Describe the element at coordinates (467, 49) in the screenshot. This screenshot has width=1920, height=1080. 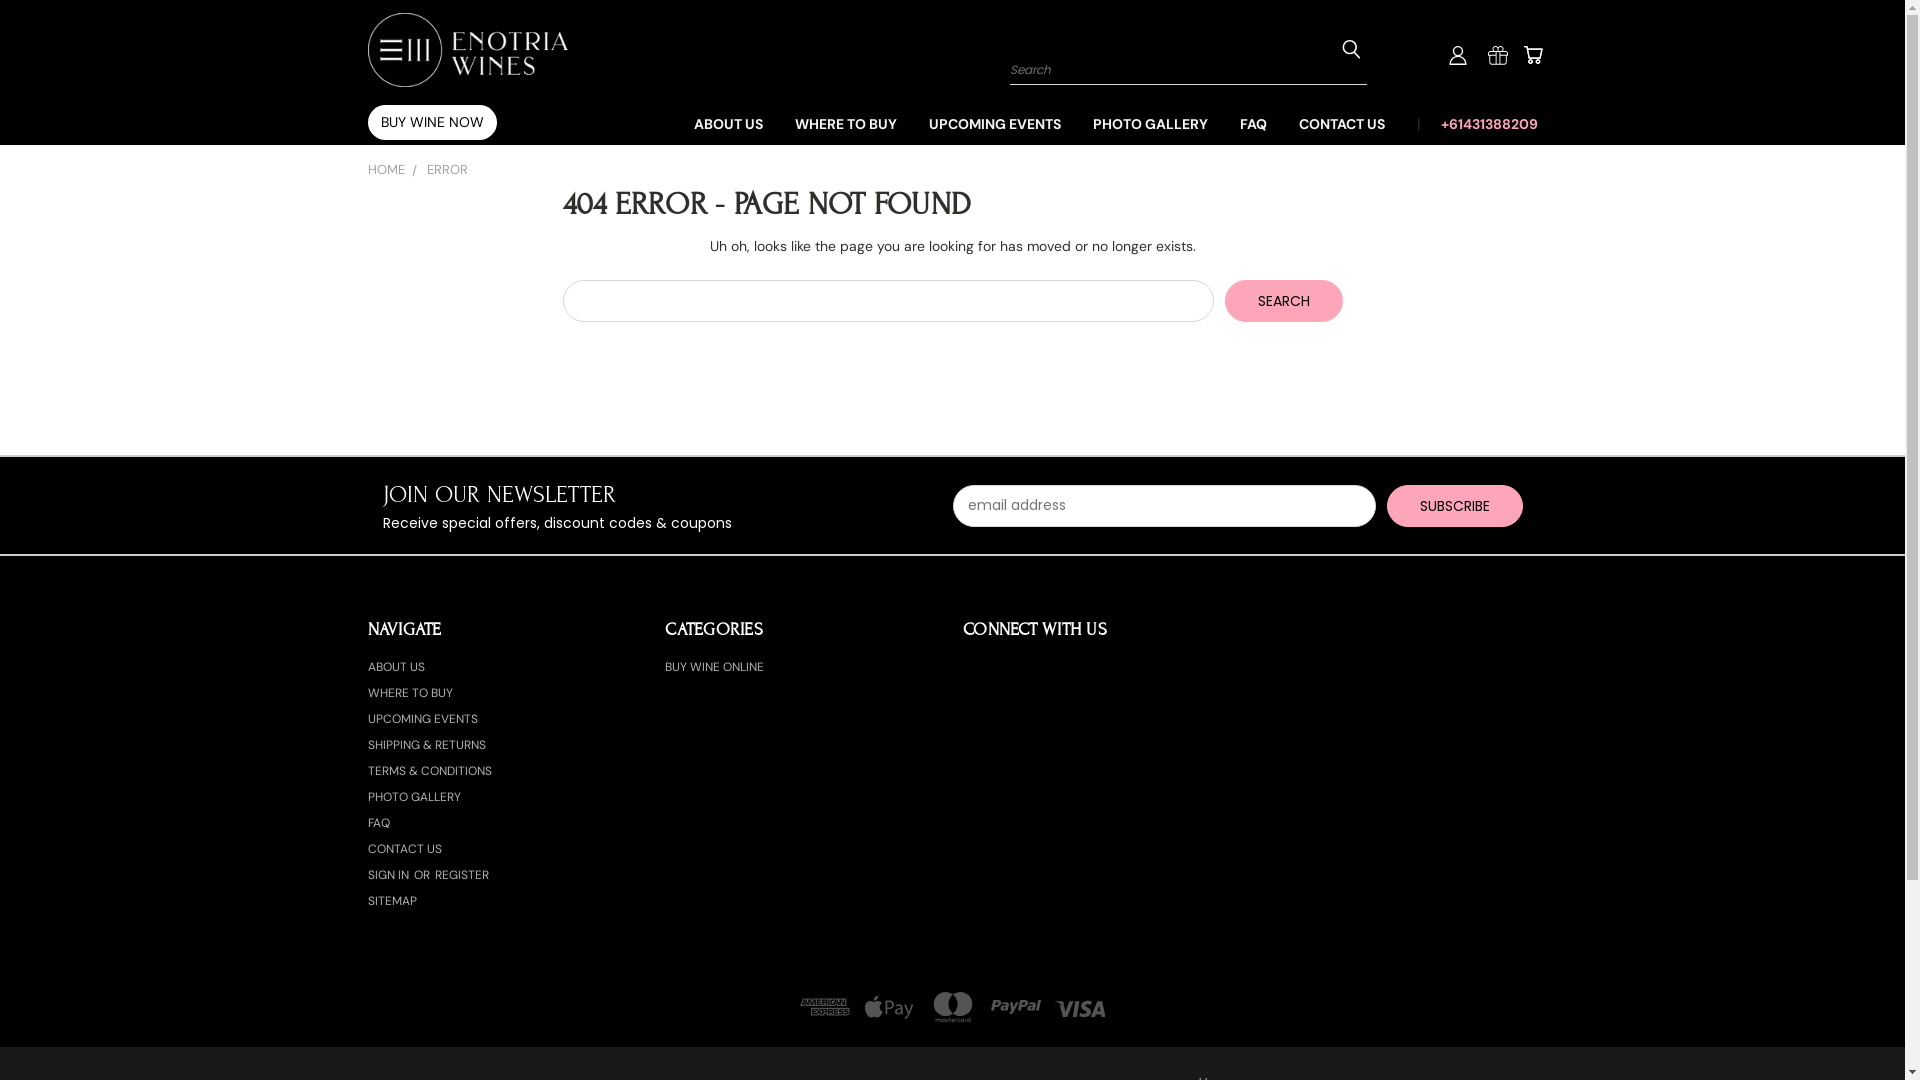
I see `'Enotria Wines'` at that location.